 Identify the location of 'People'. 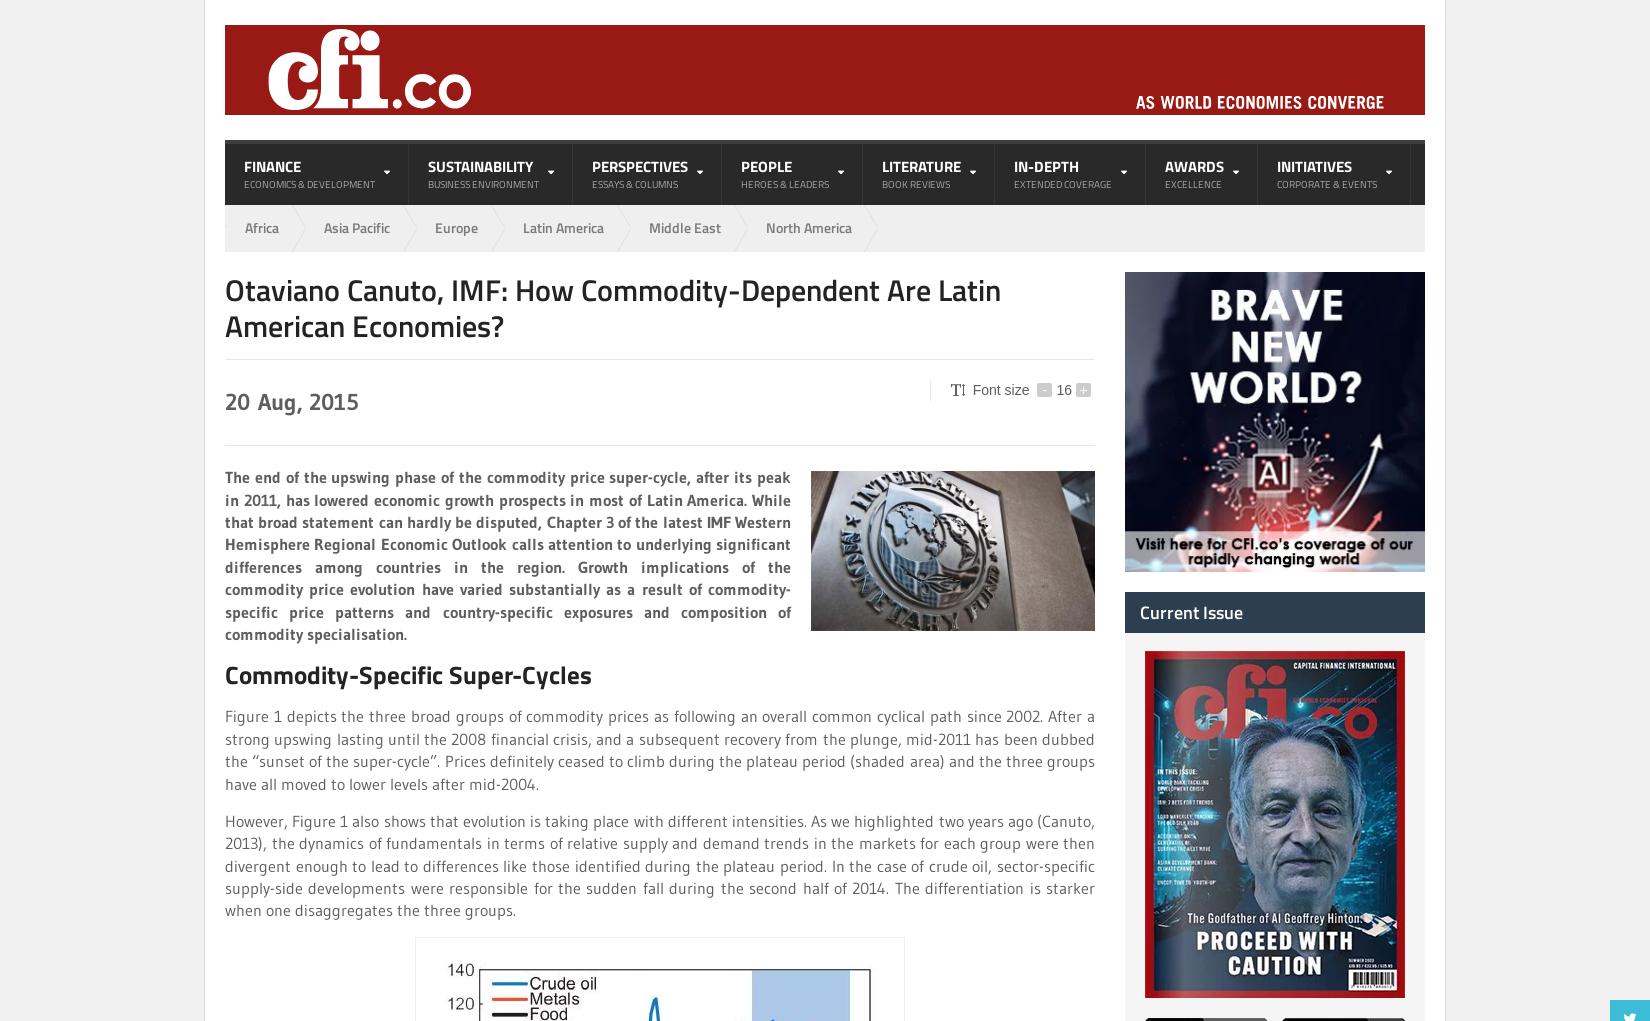
(765, 164).